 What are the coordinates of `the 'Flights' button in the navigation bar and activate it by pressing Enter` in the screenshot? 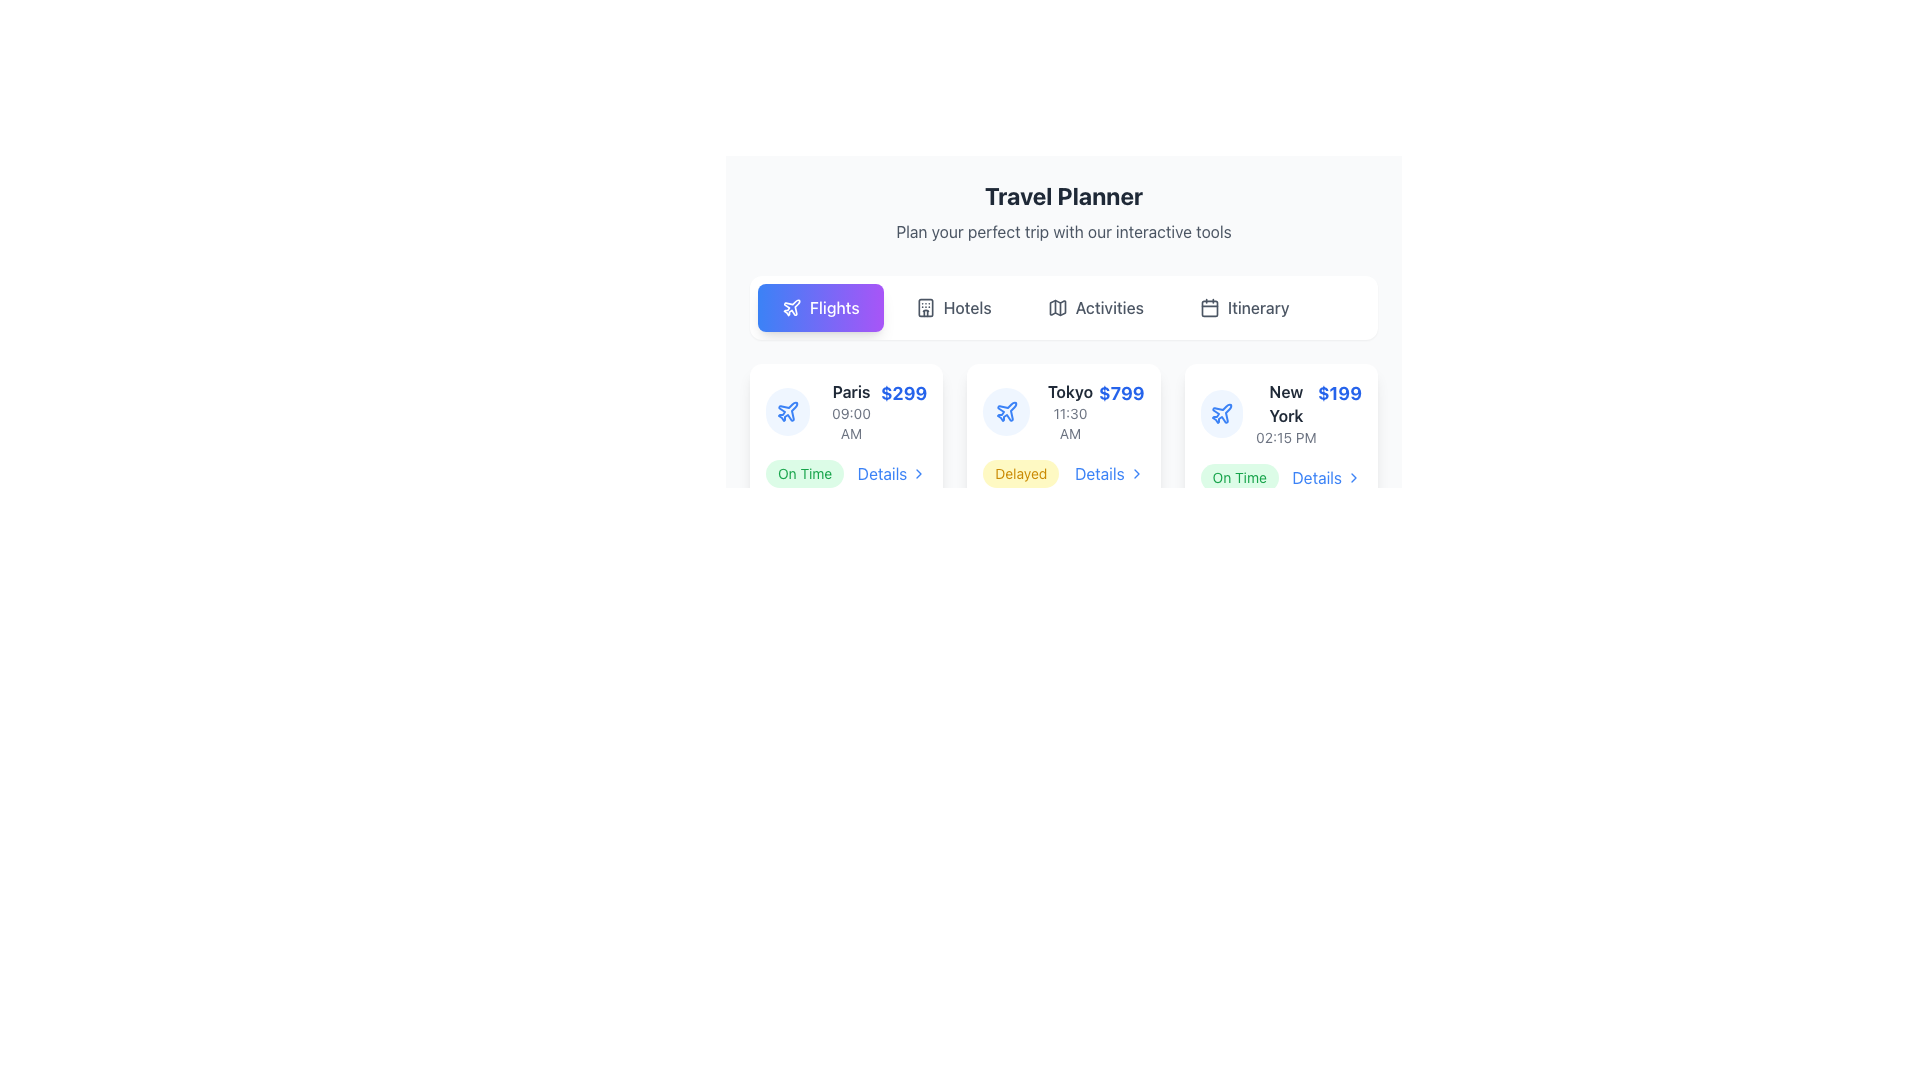 It's located at (820, 308).